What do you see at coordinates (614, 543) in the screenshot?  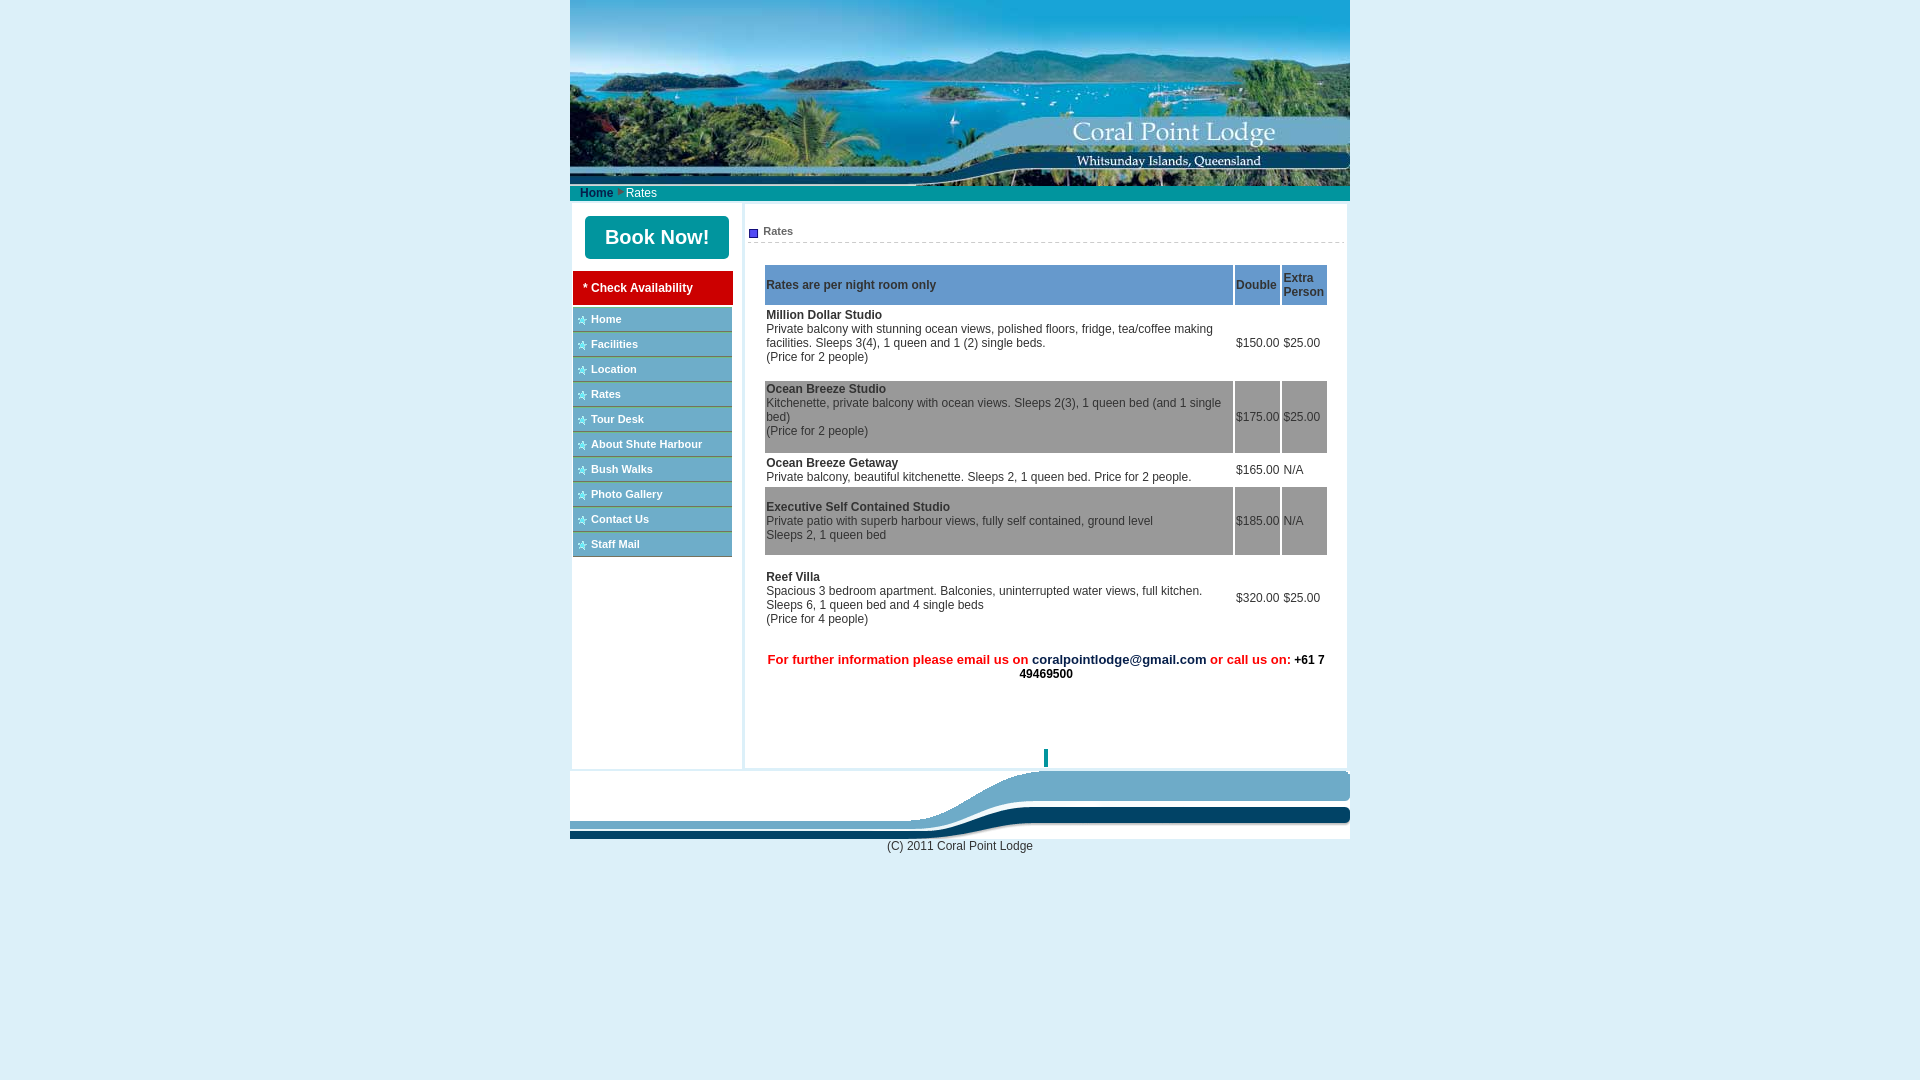 I see `'Staff Mail'` at bounding box center [614, 543].